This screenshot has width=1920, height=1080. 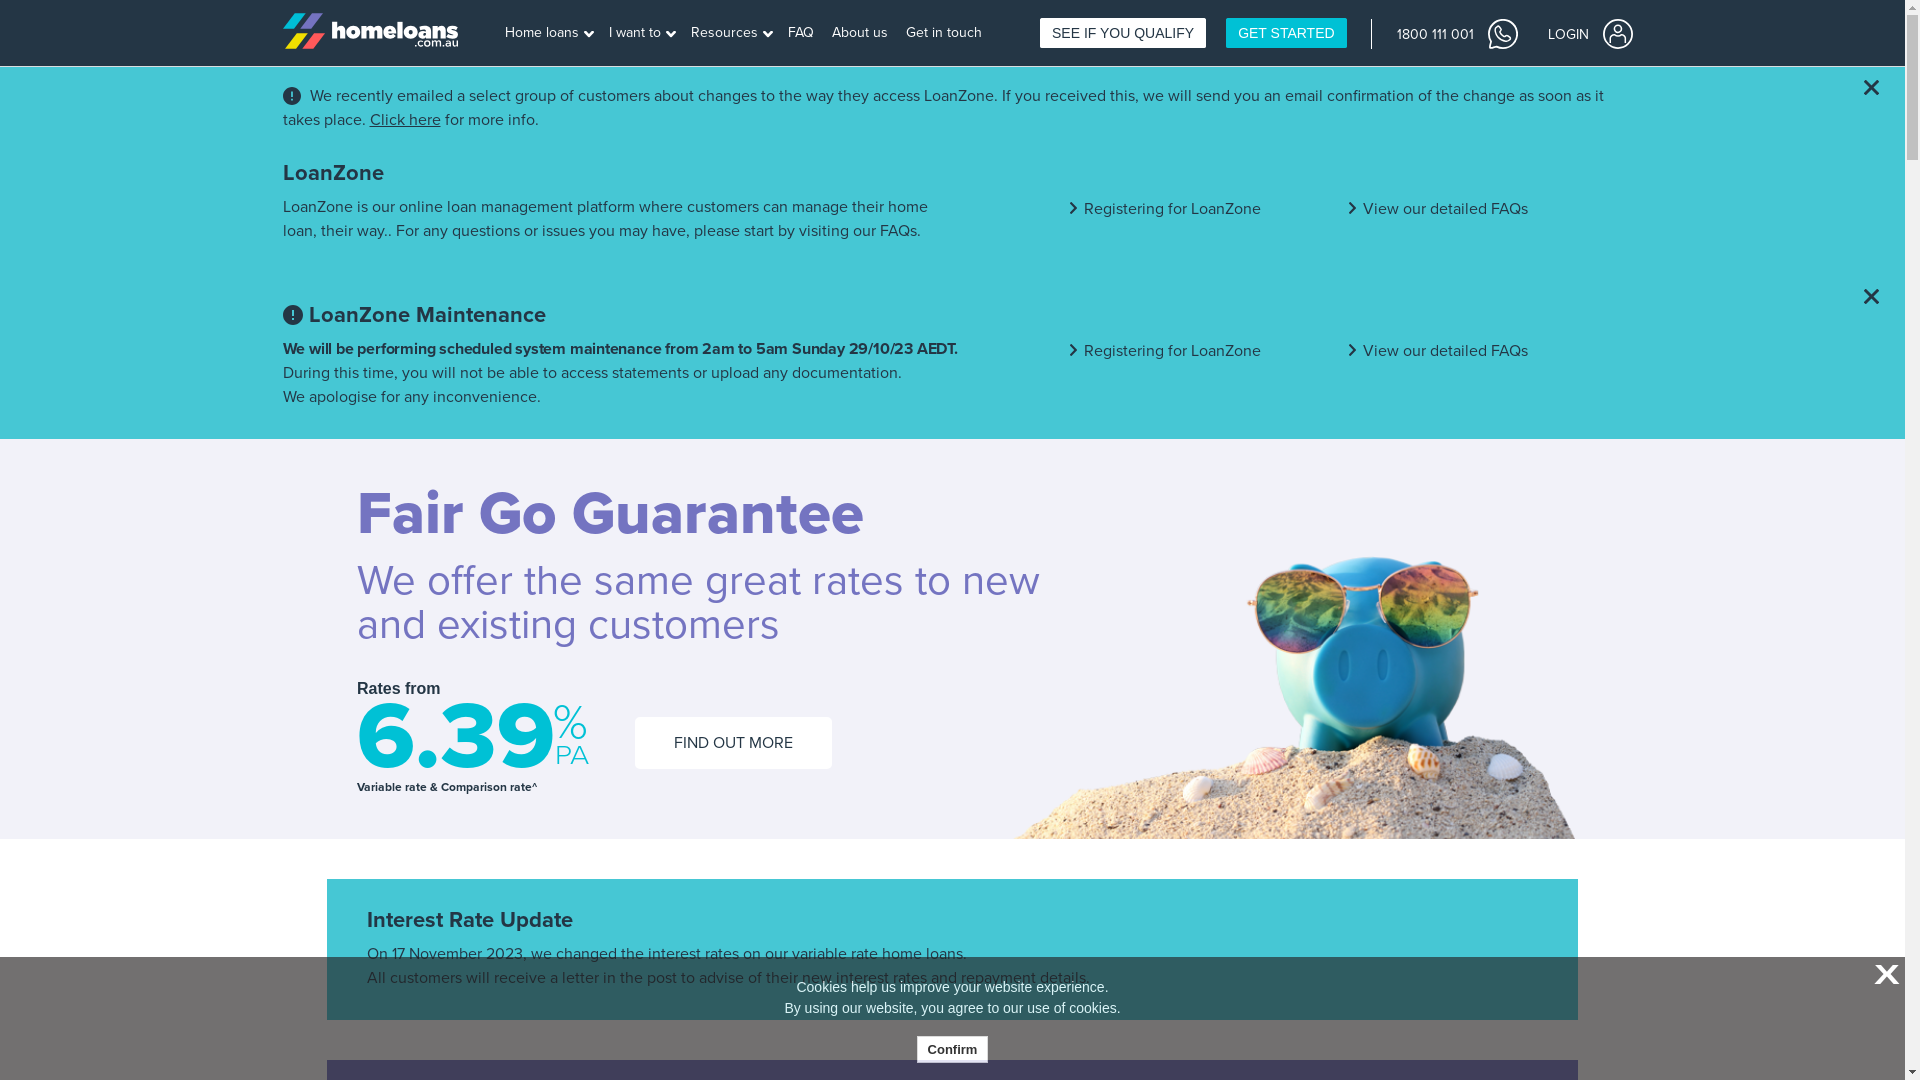 I want to click on 'Resources', so click(x=730, y=33).